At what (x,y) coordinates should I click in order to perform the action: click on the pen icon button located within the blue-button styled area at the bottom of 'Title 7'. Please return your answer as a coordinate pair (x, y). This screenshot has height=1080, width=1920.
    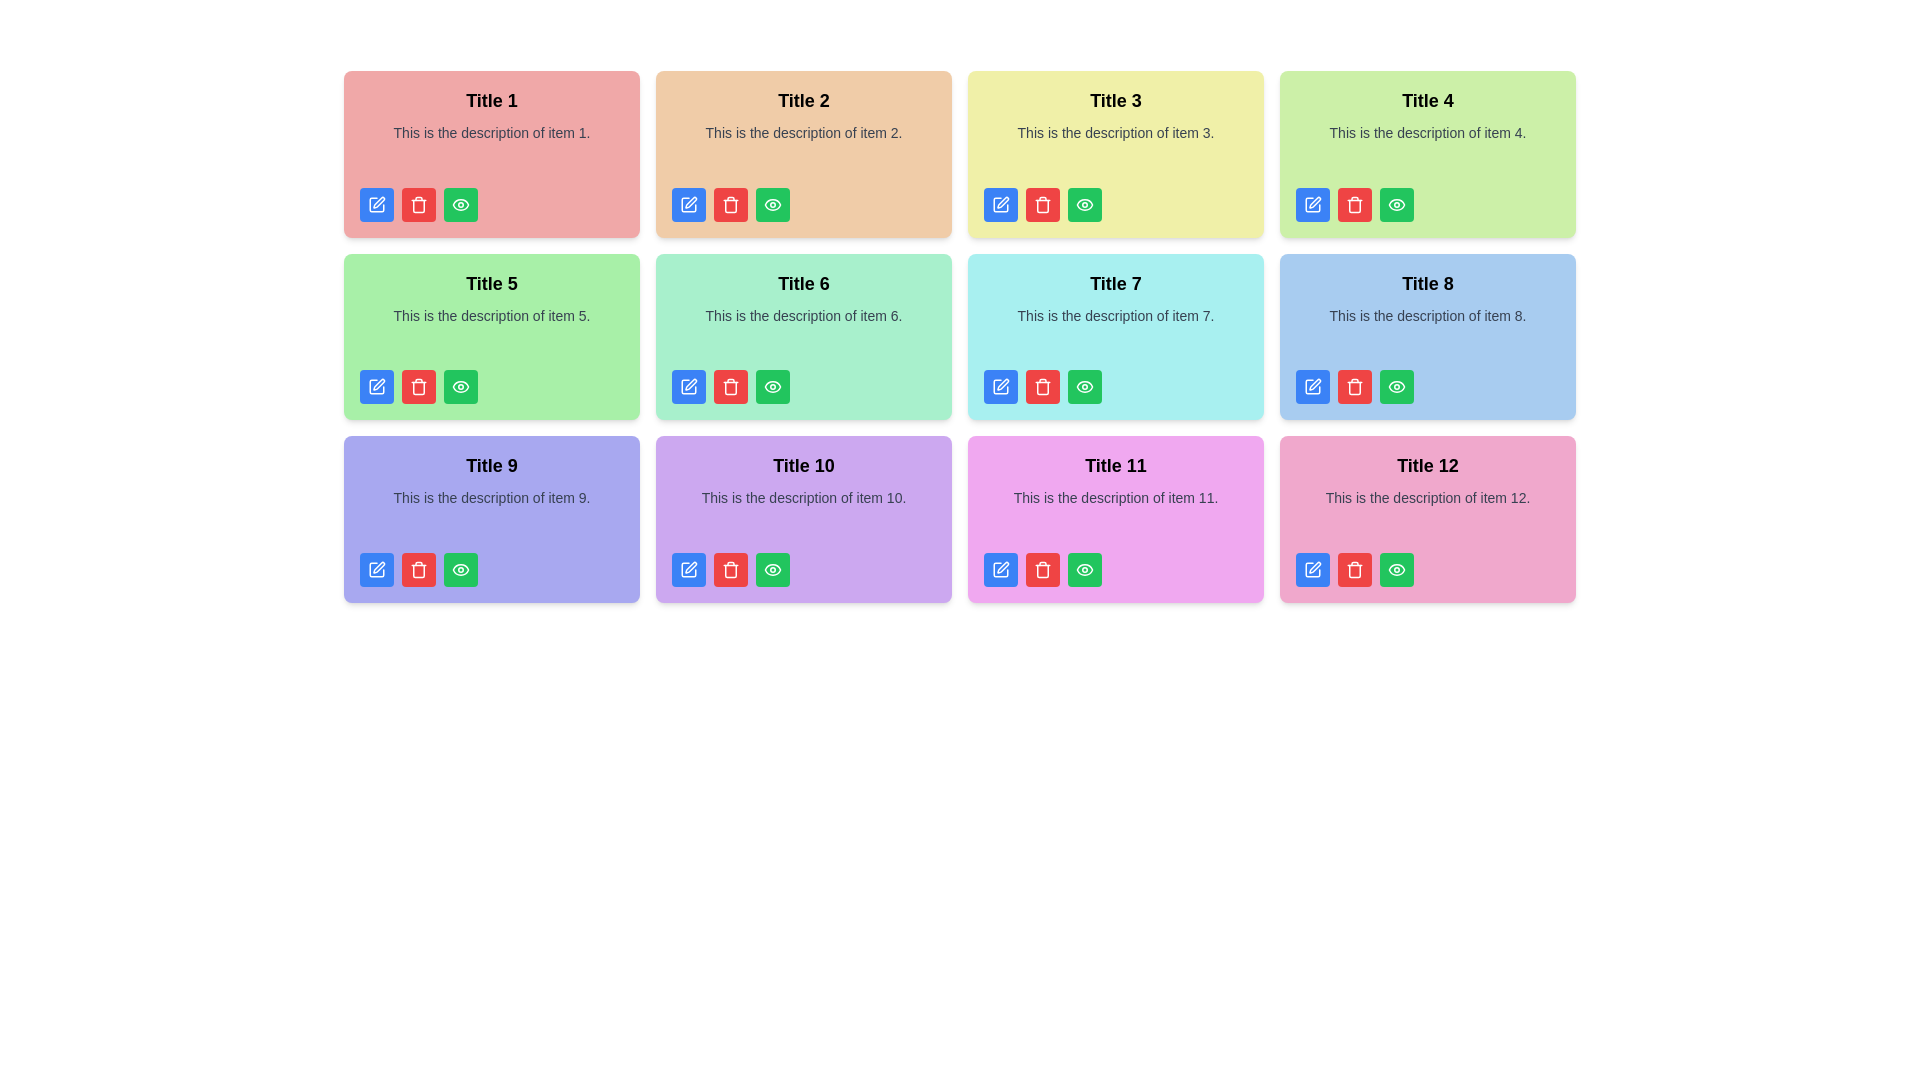
    Looking at the image, I should click on (1001, 386).